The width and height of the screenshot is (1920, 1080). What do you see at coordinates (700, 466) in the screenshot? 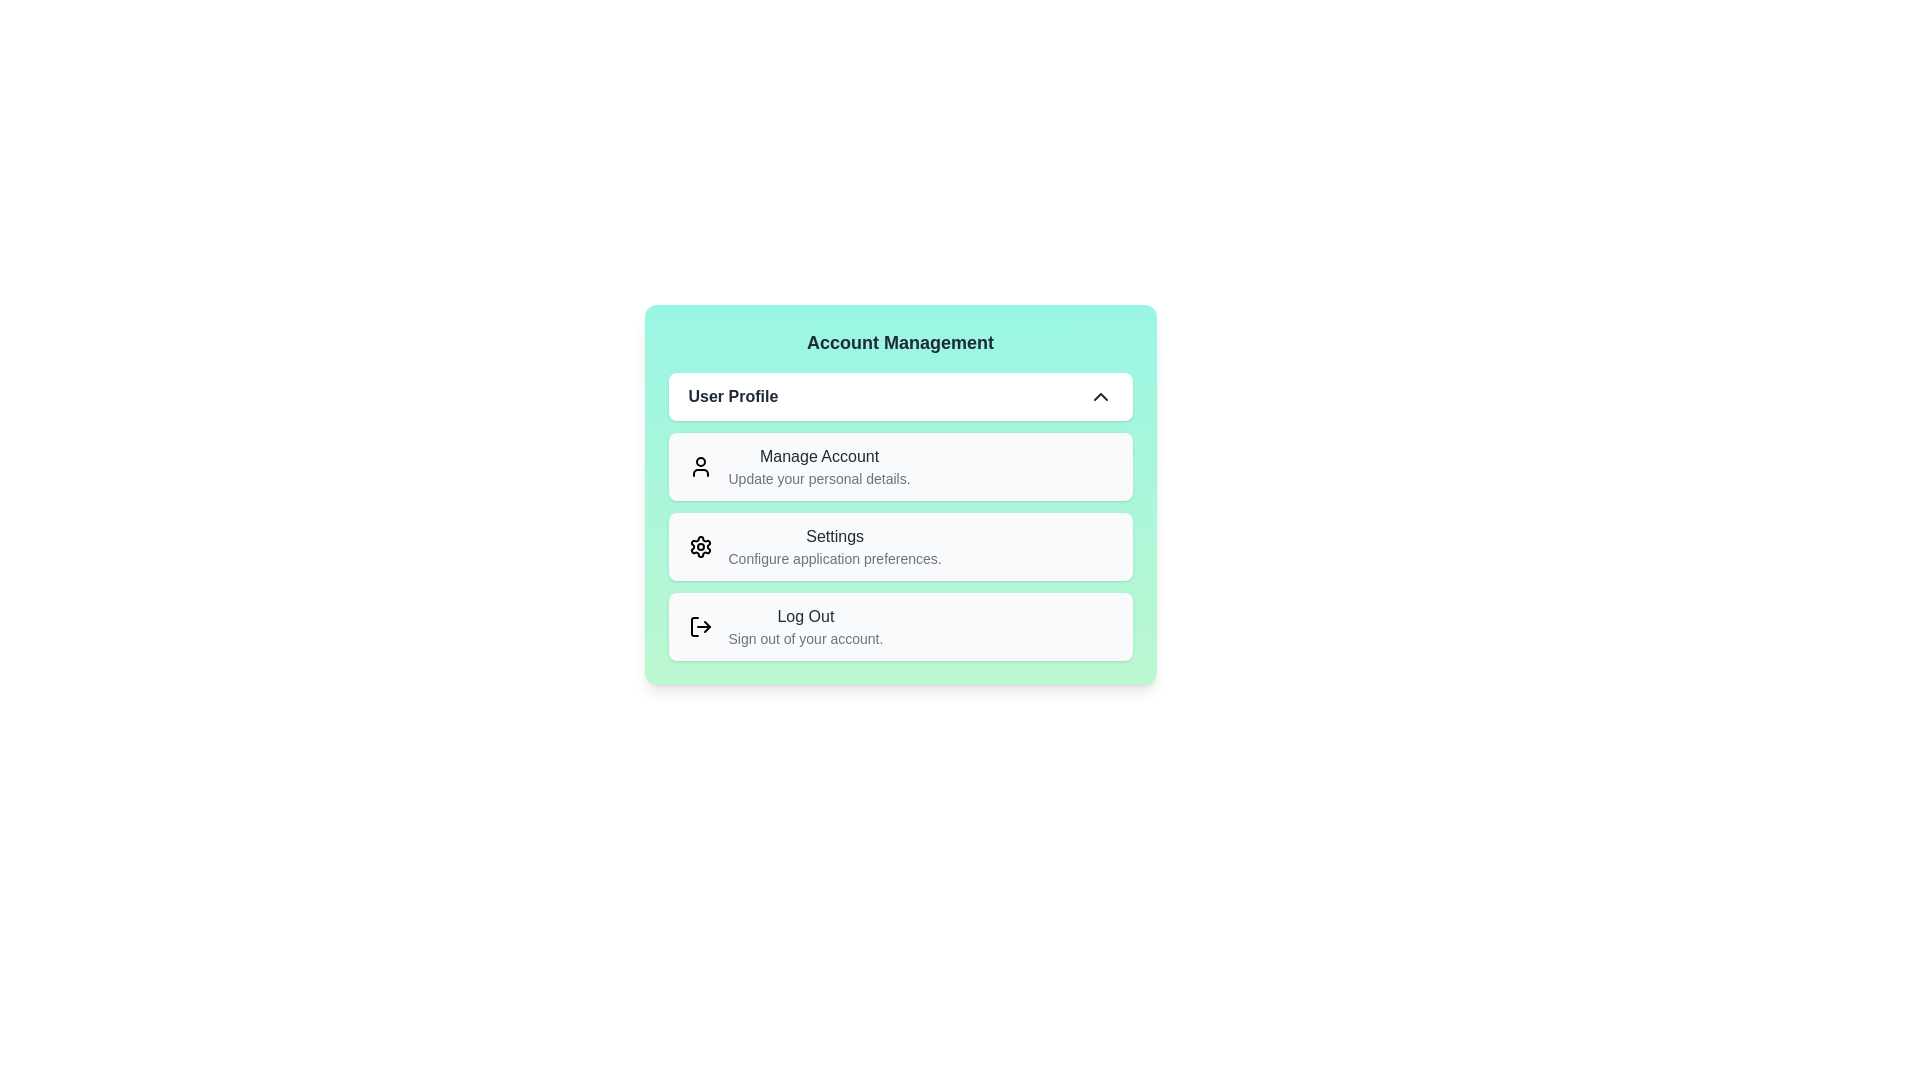
I see `the icon corresponding to the menu item Manage Account` at bounding box center [700, 466].